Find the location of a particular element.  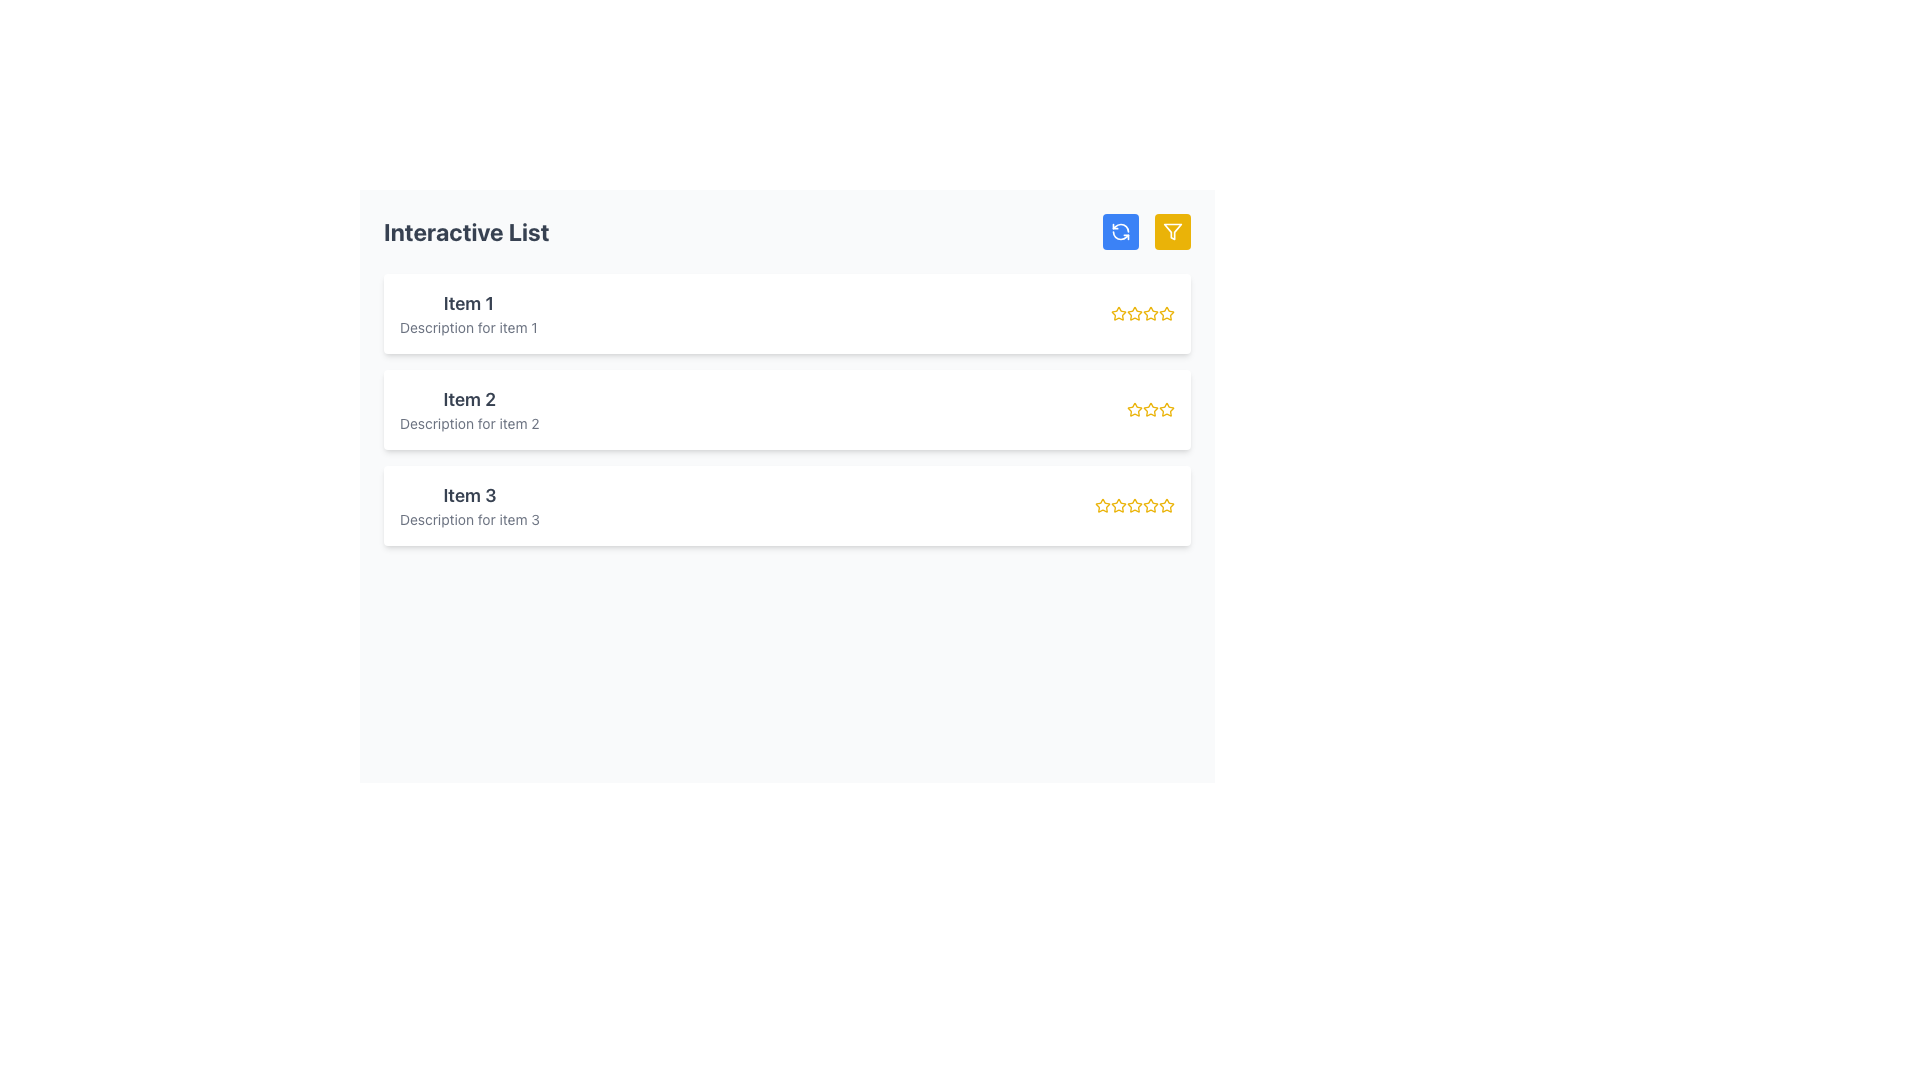

the third star icon in the five-star rating system is located at coordinates (1151, 408).